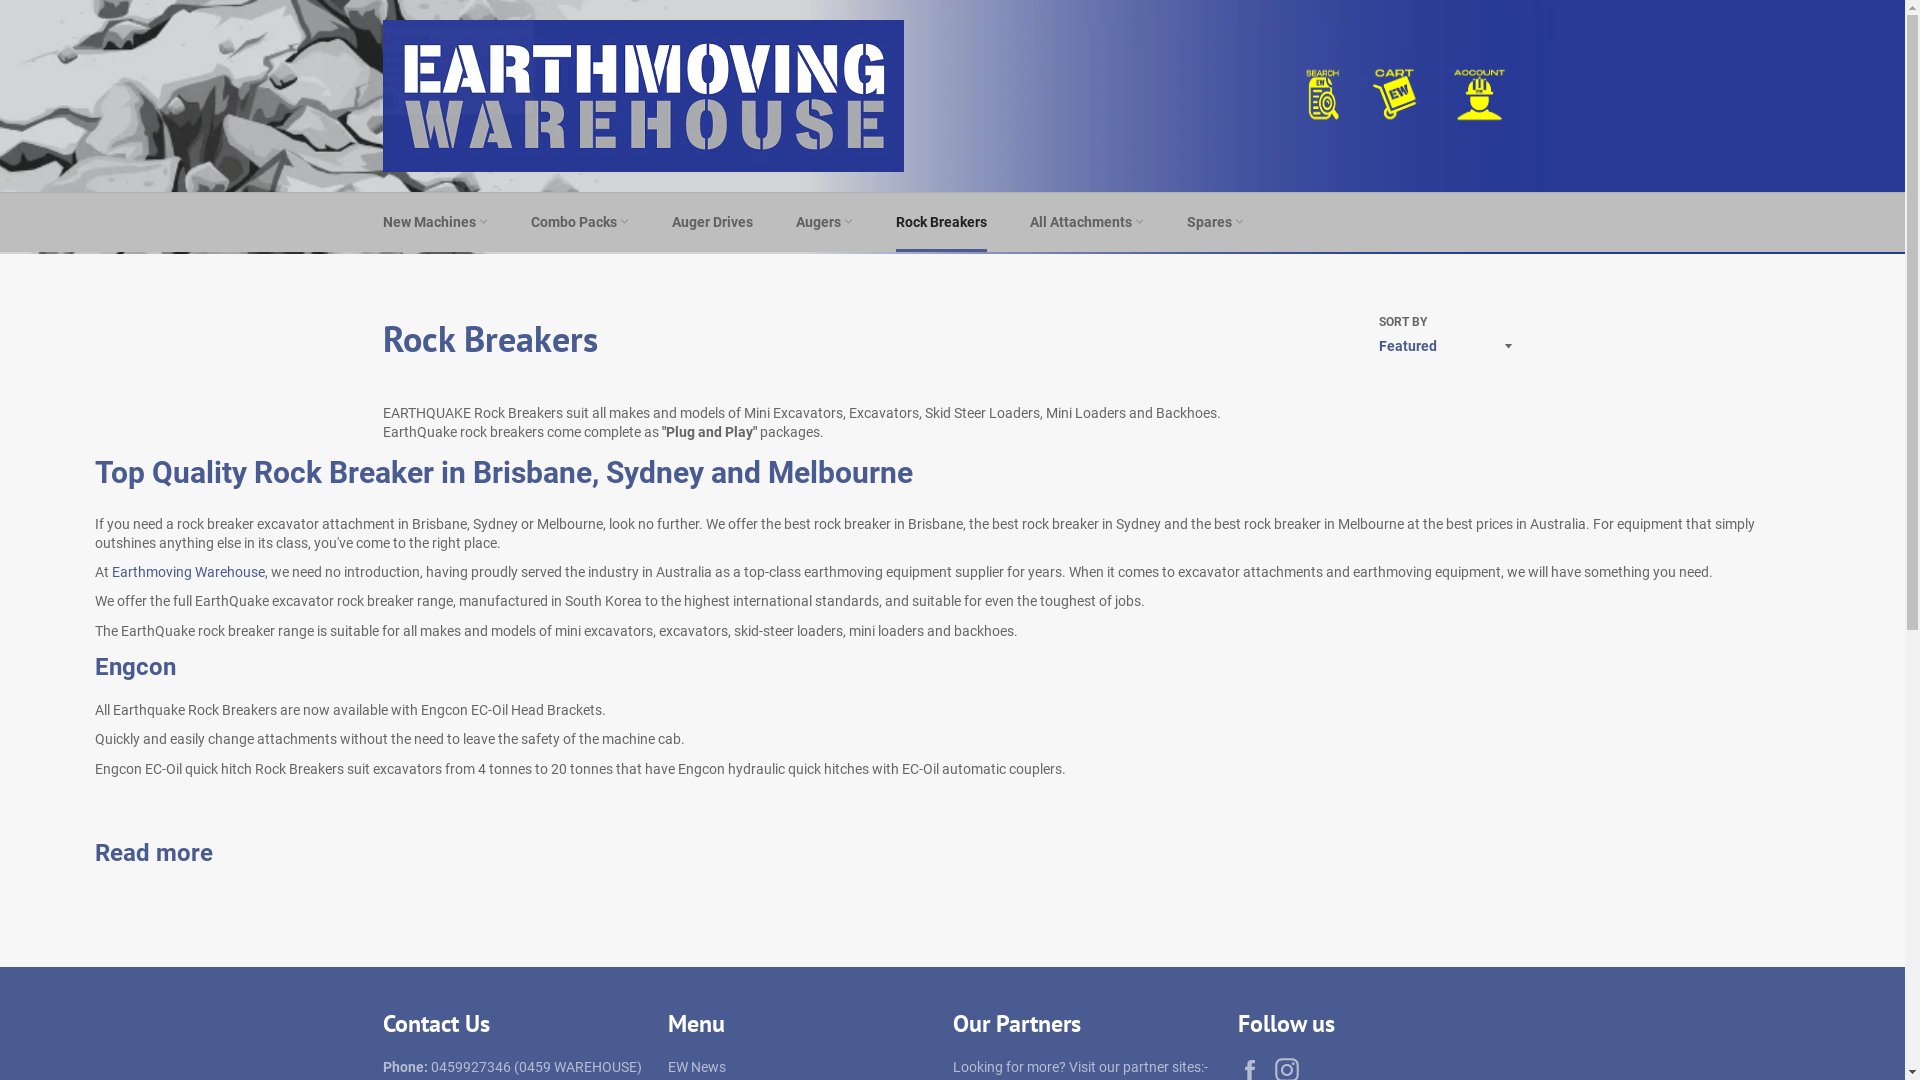 Image resolution: width=1920 pixels, height=1080 pixels. What do you see at coordinates (712, 222) in the screenshot?
I see `'Auger Drives'` at bounding box center [712, 222].